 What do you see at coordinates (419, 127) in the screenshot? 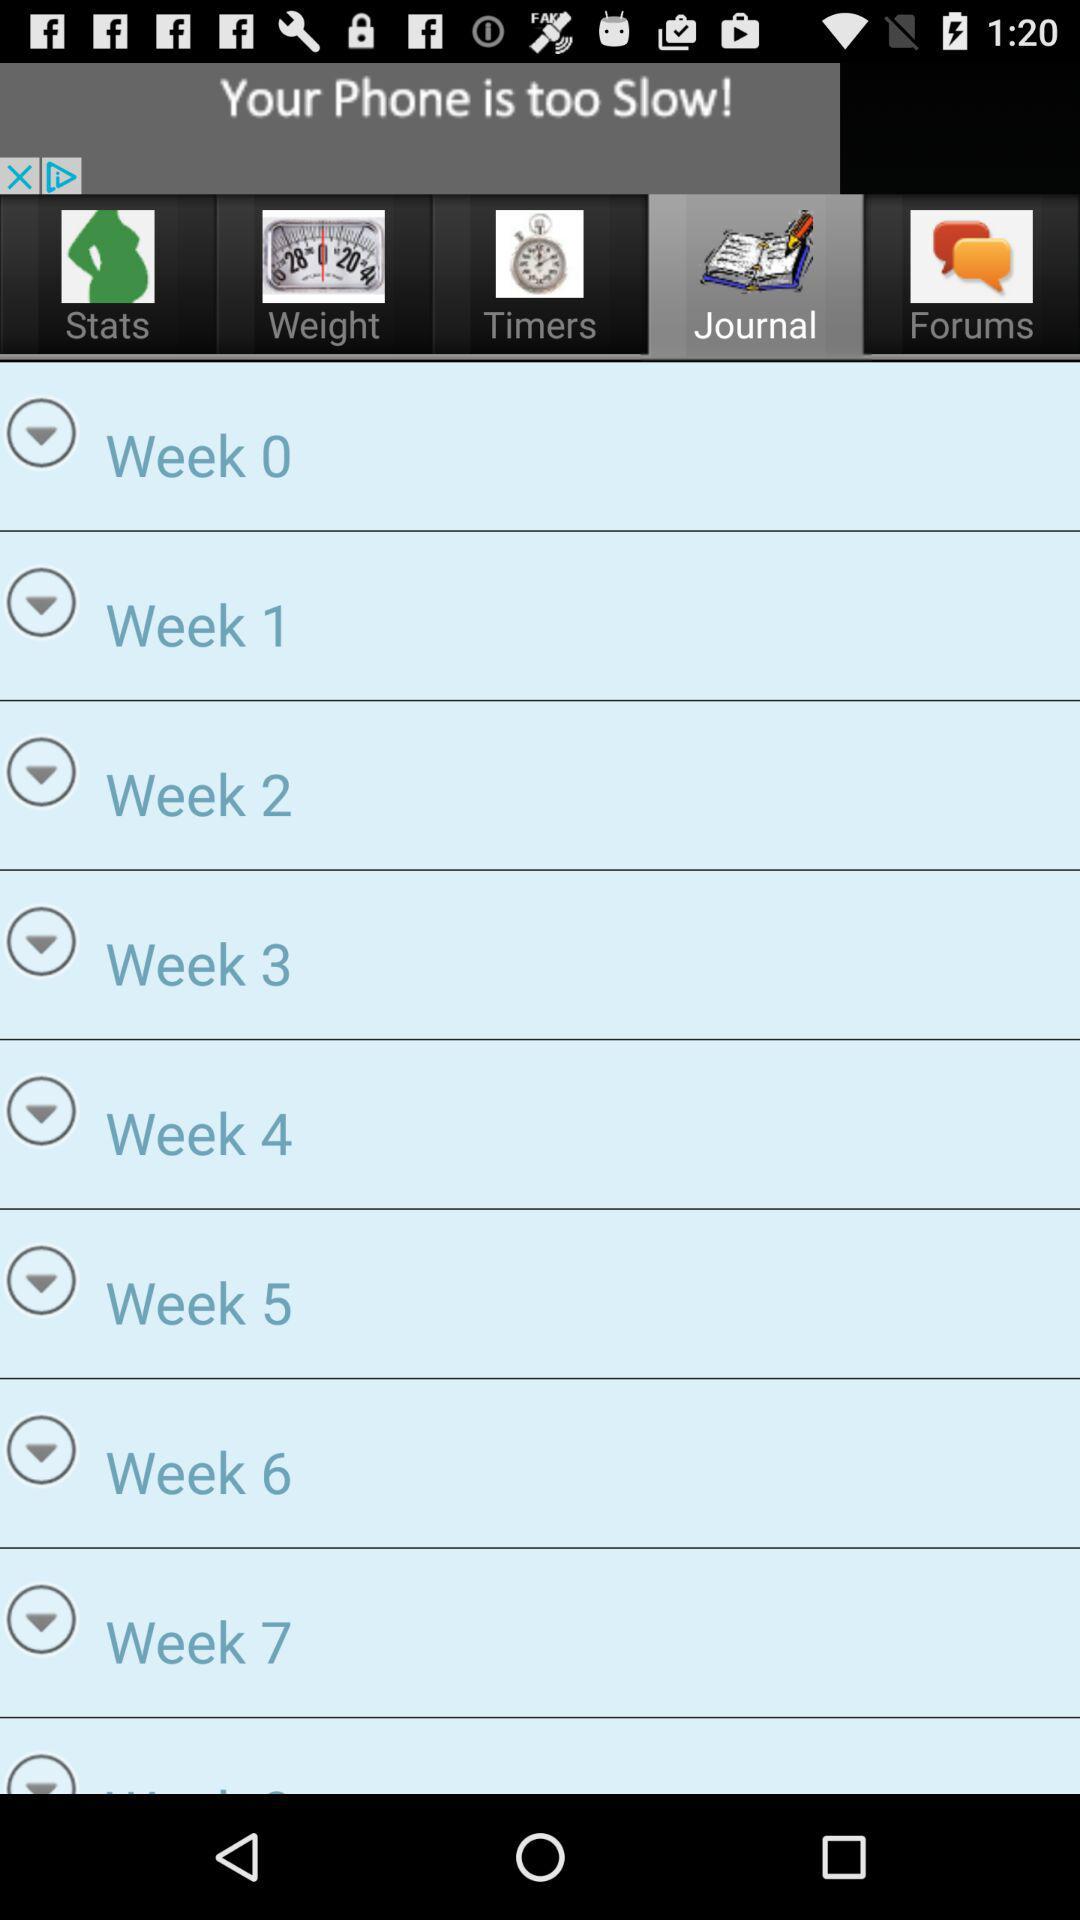
I see `search` at bounding box center [419, 127].